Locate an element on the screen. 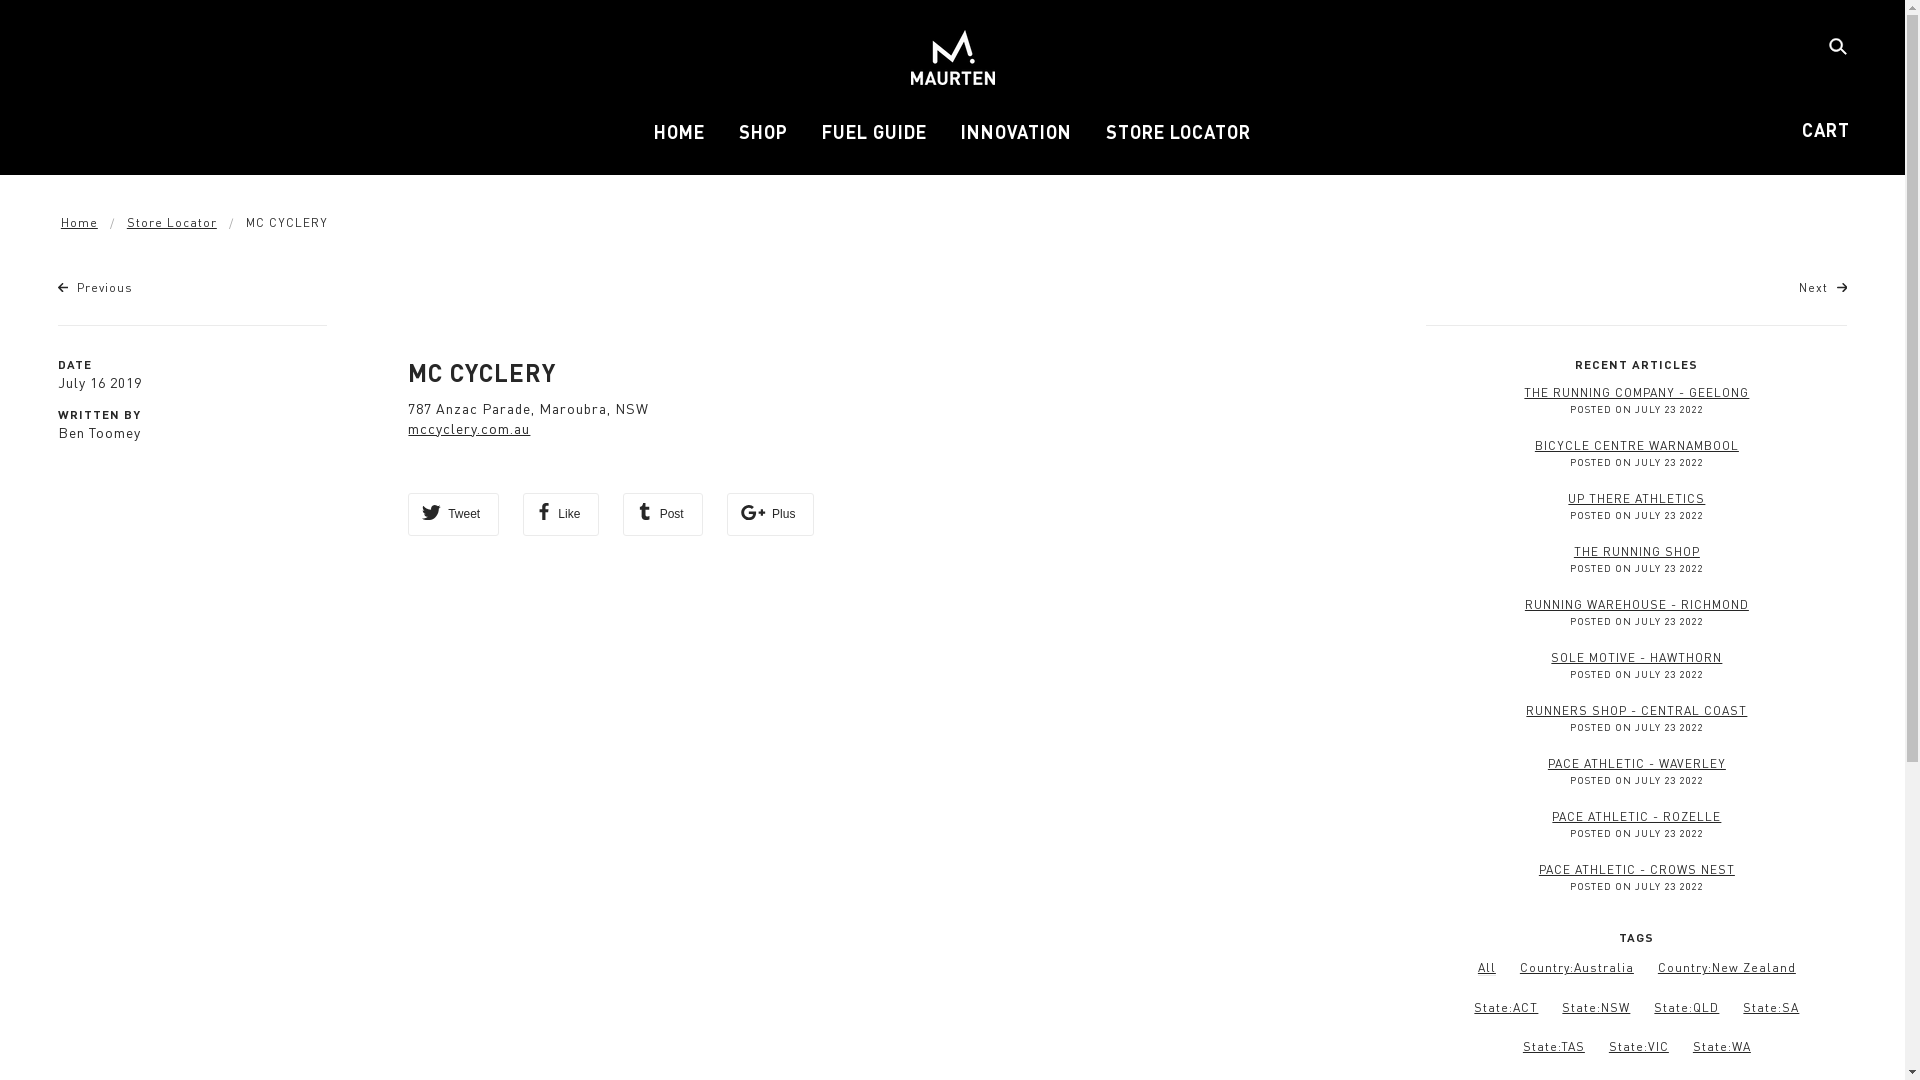  'CART' is located at coordinates (1825, 130).